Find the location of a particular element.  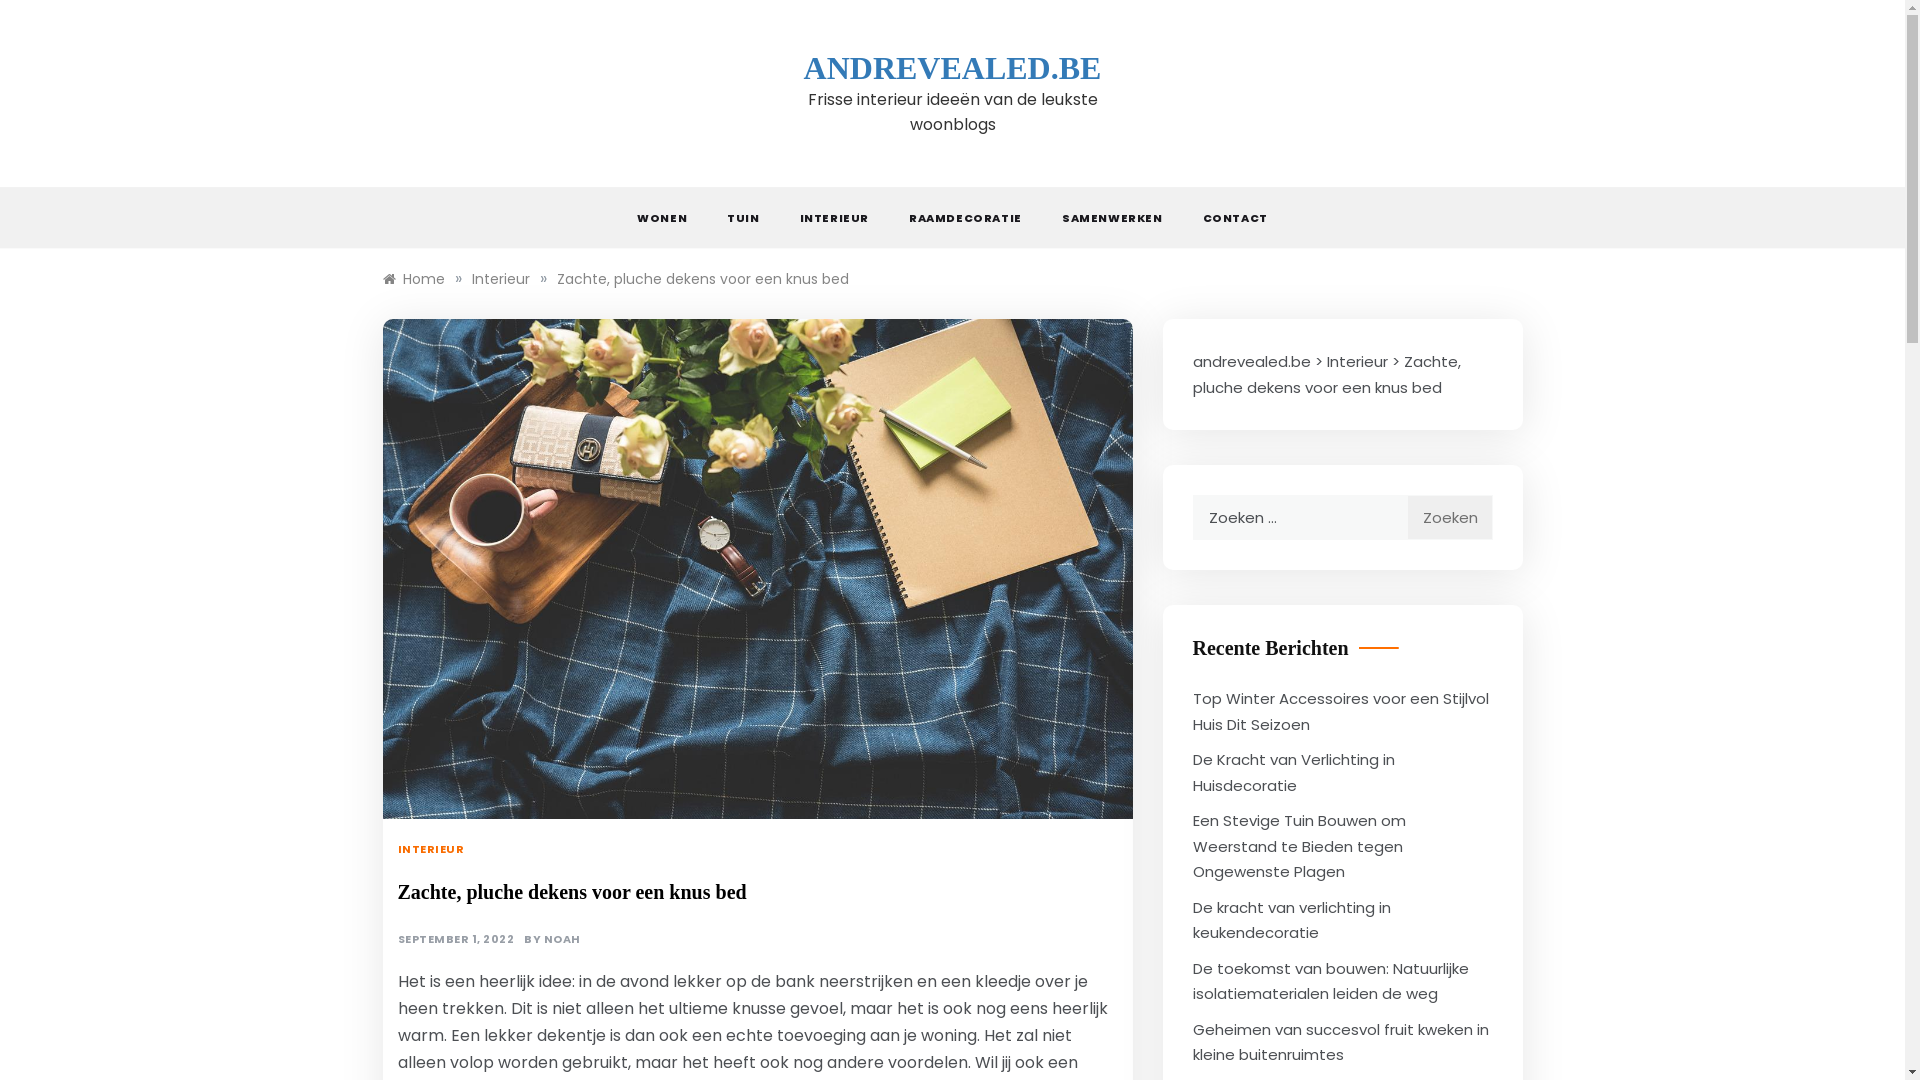

'Home' is located at coordinates (411, 278).